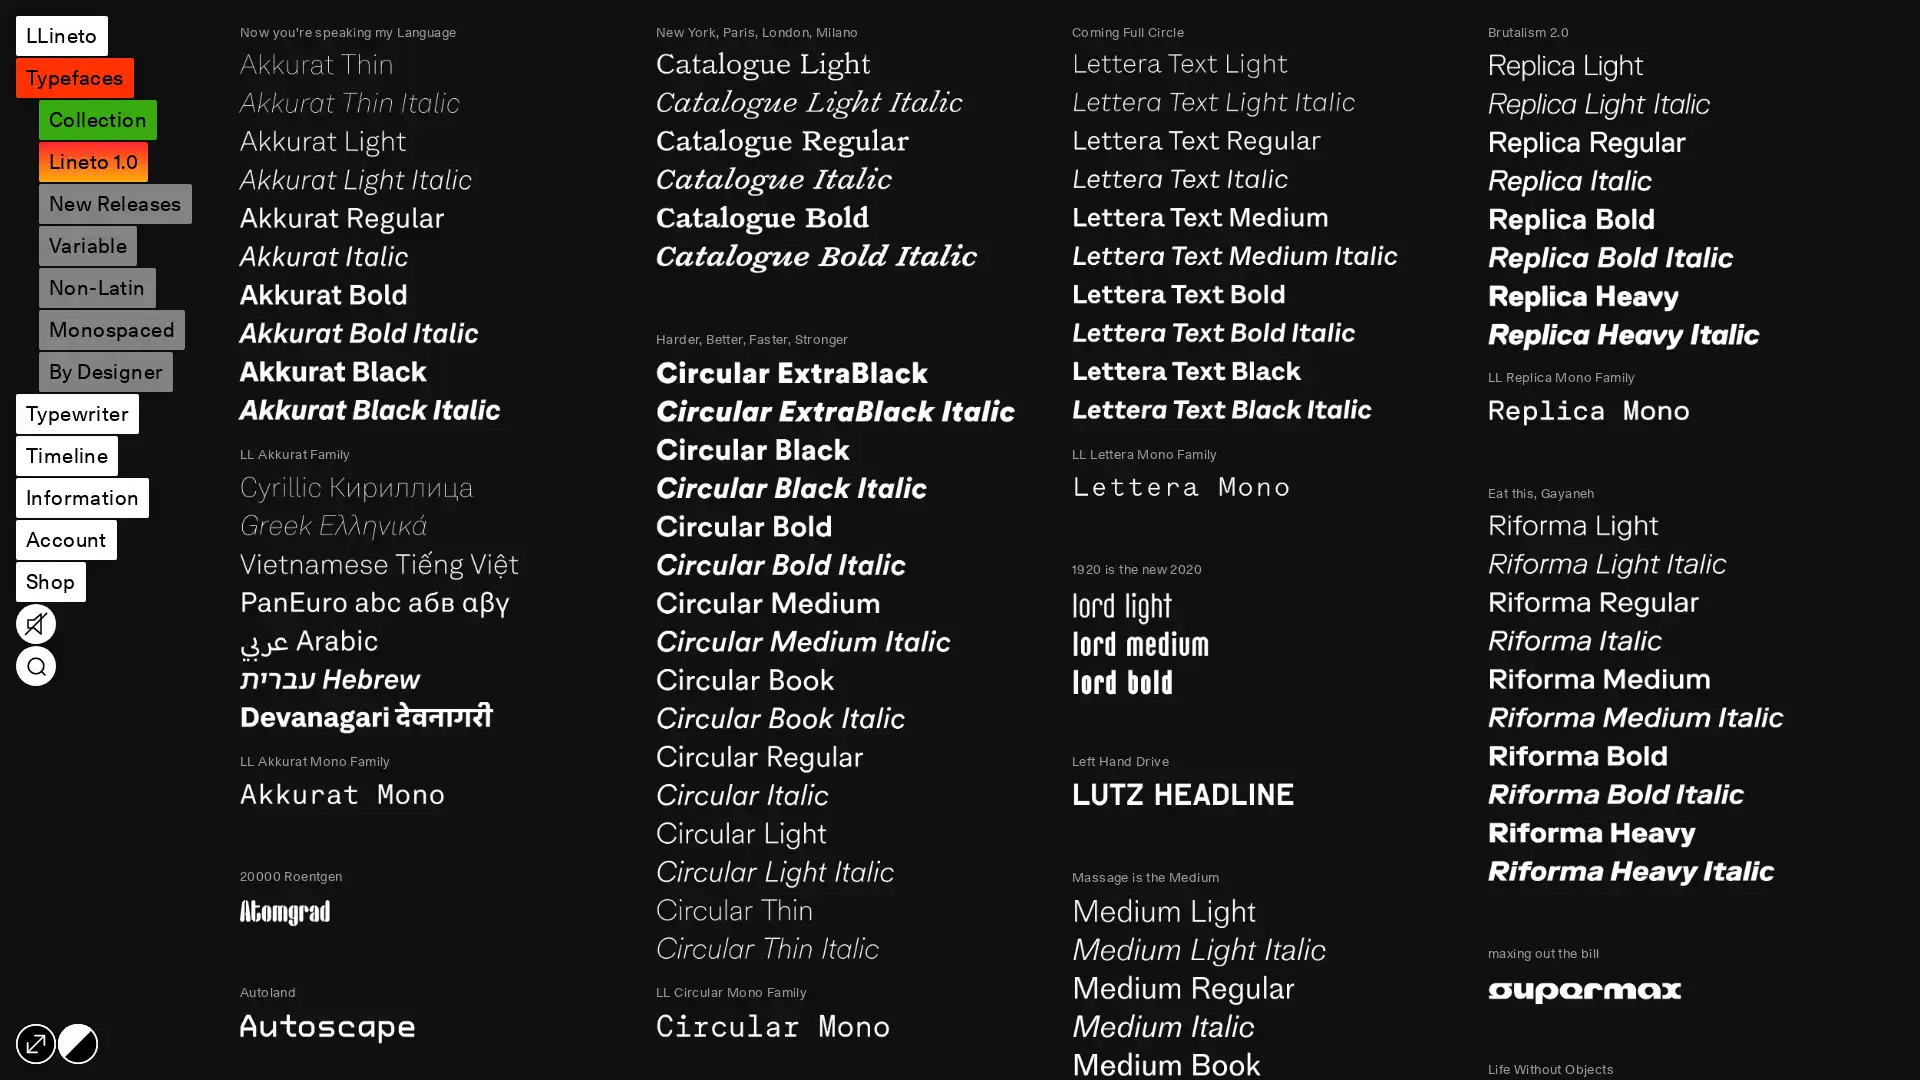 Image resolution: width=1920 pixels, height=1080 pixels. I want to click on LLineto, so click(61, 35).